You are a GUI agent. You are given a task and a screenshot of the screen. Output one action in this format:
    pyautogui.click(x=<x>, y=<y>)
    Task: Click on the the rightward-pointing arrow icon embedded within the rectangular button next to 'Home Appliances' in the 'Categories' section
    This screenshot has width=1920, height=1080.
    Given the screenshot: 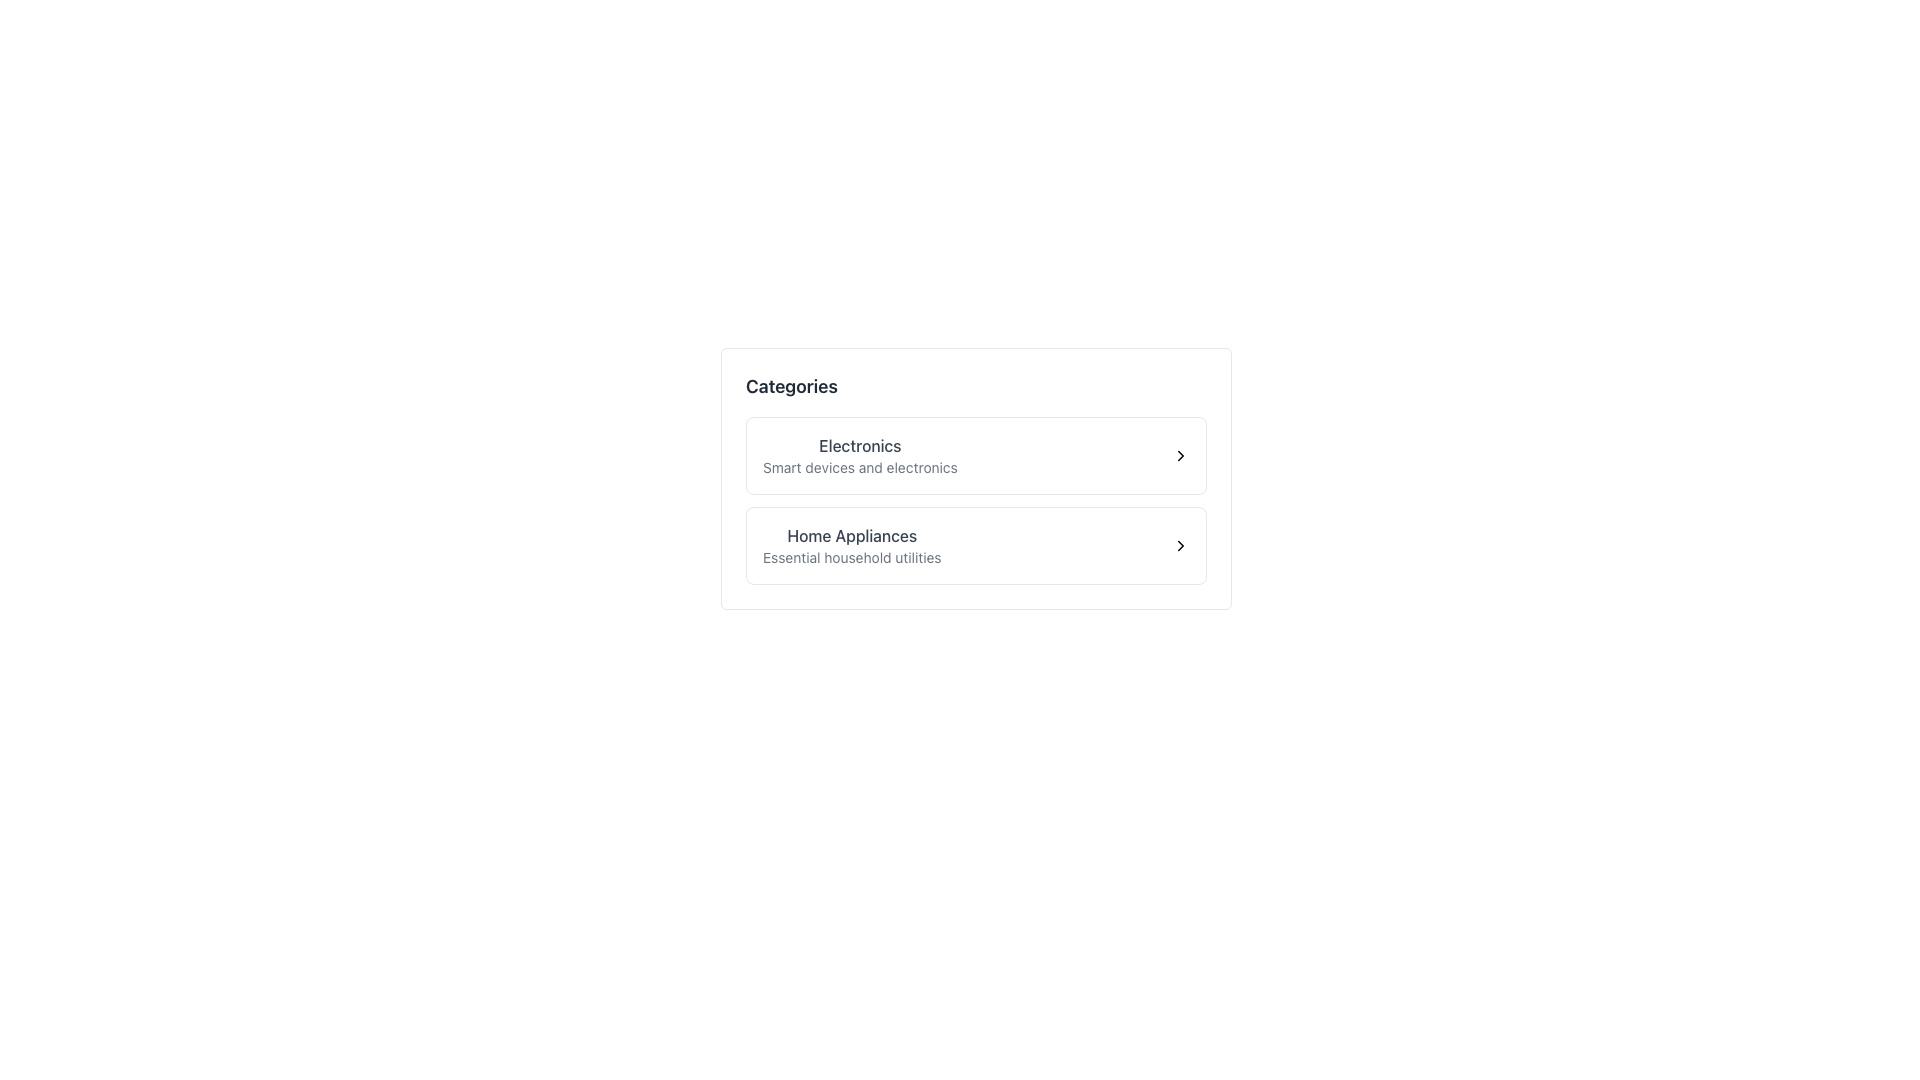 What is the action you would take?
    pyautogui.click(x=1180, y=546)
    